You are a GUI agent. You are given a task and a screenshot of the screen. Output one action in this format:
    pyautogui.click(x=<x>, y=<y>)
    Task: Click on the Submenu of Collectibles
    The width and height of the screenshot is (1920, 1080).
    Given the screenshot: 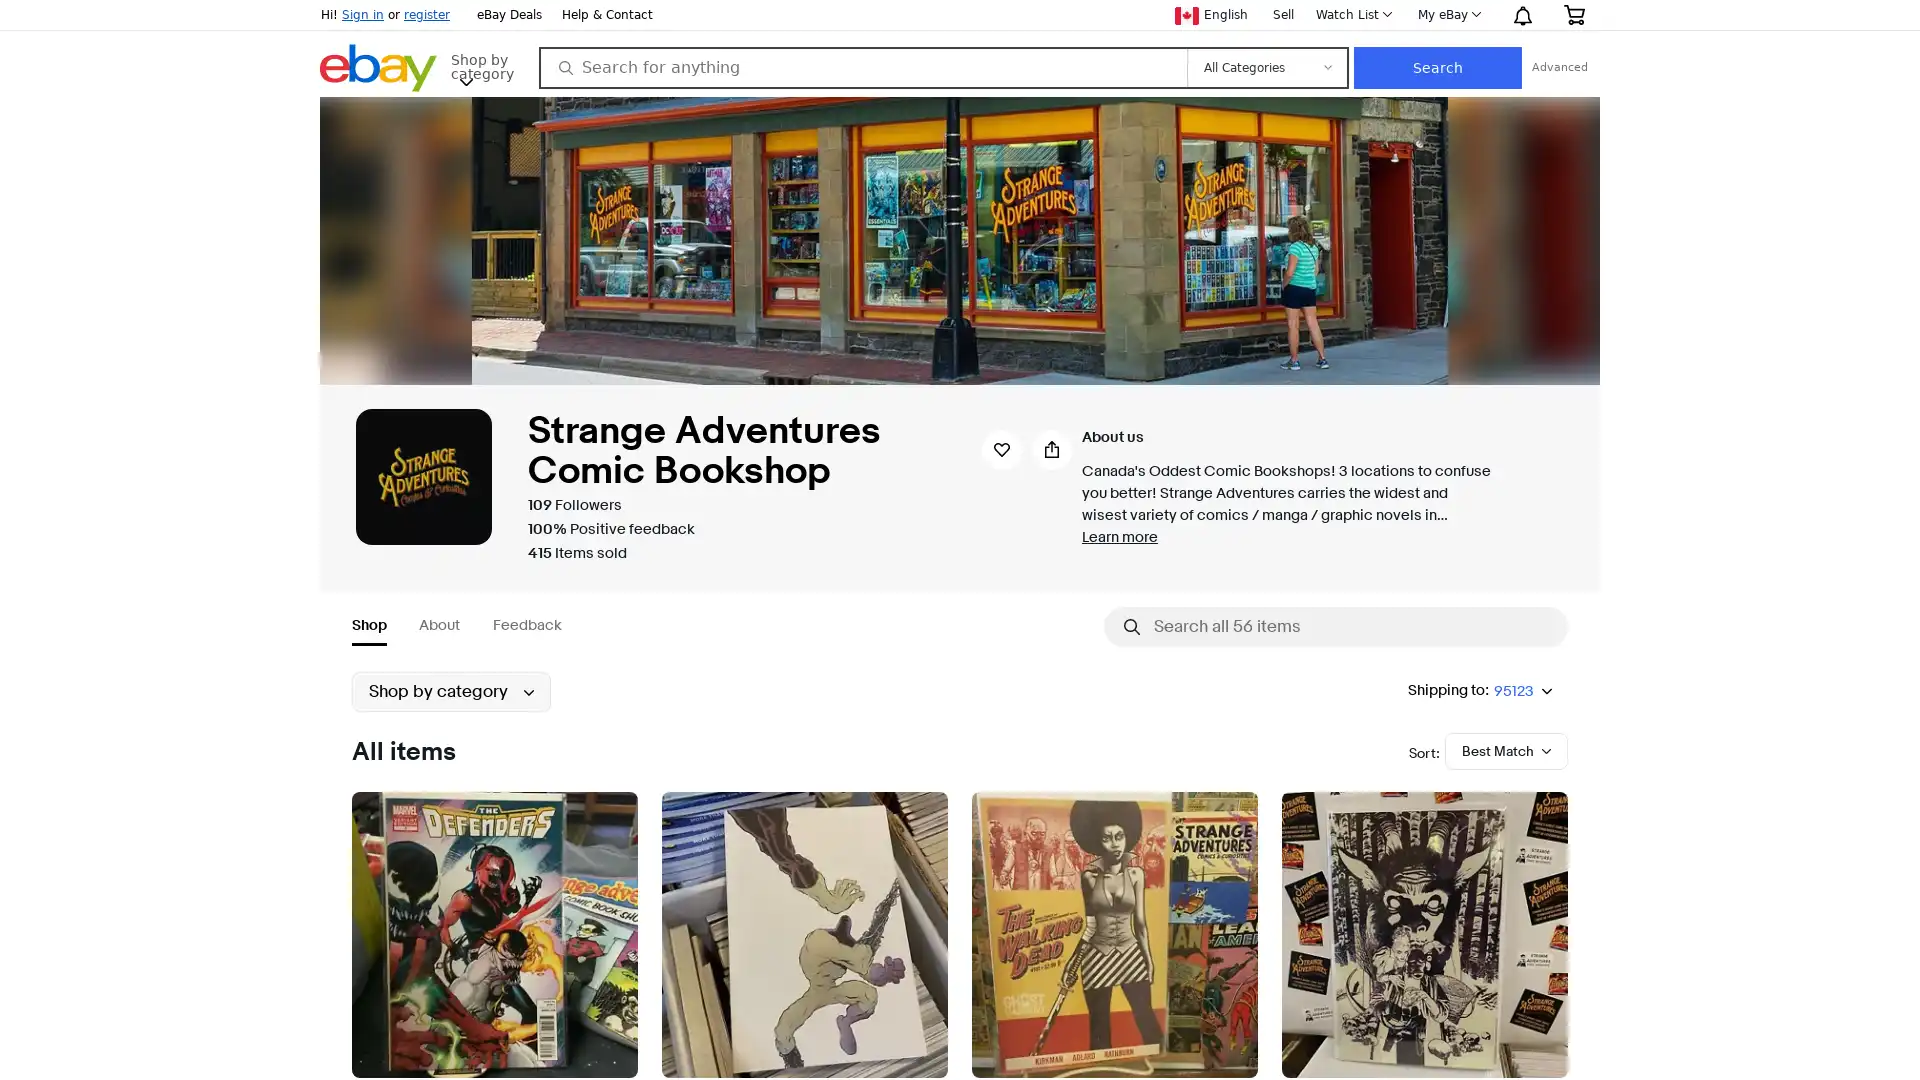 What is the action you would take?
    pyautogui.click(x=306, y=792)
    